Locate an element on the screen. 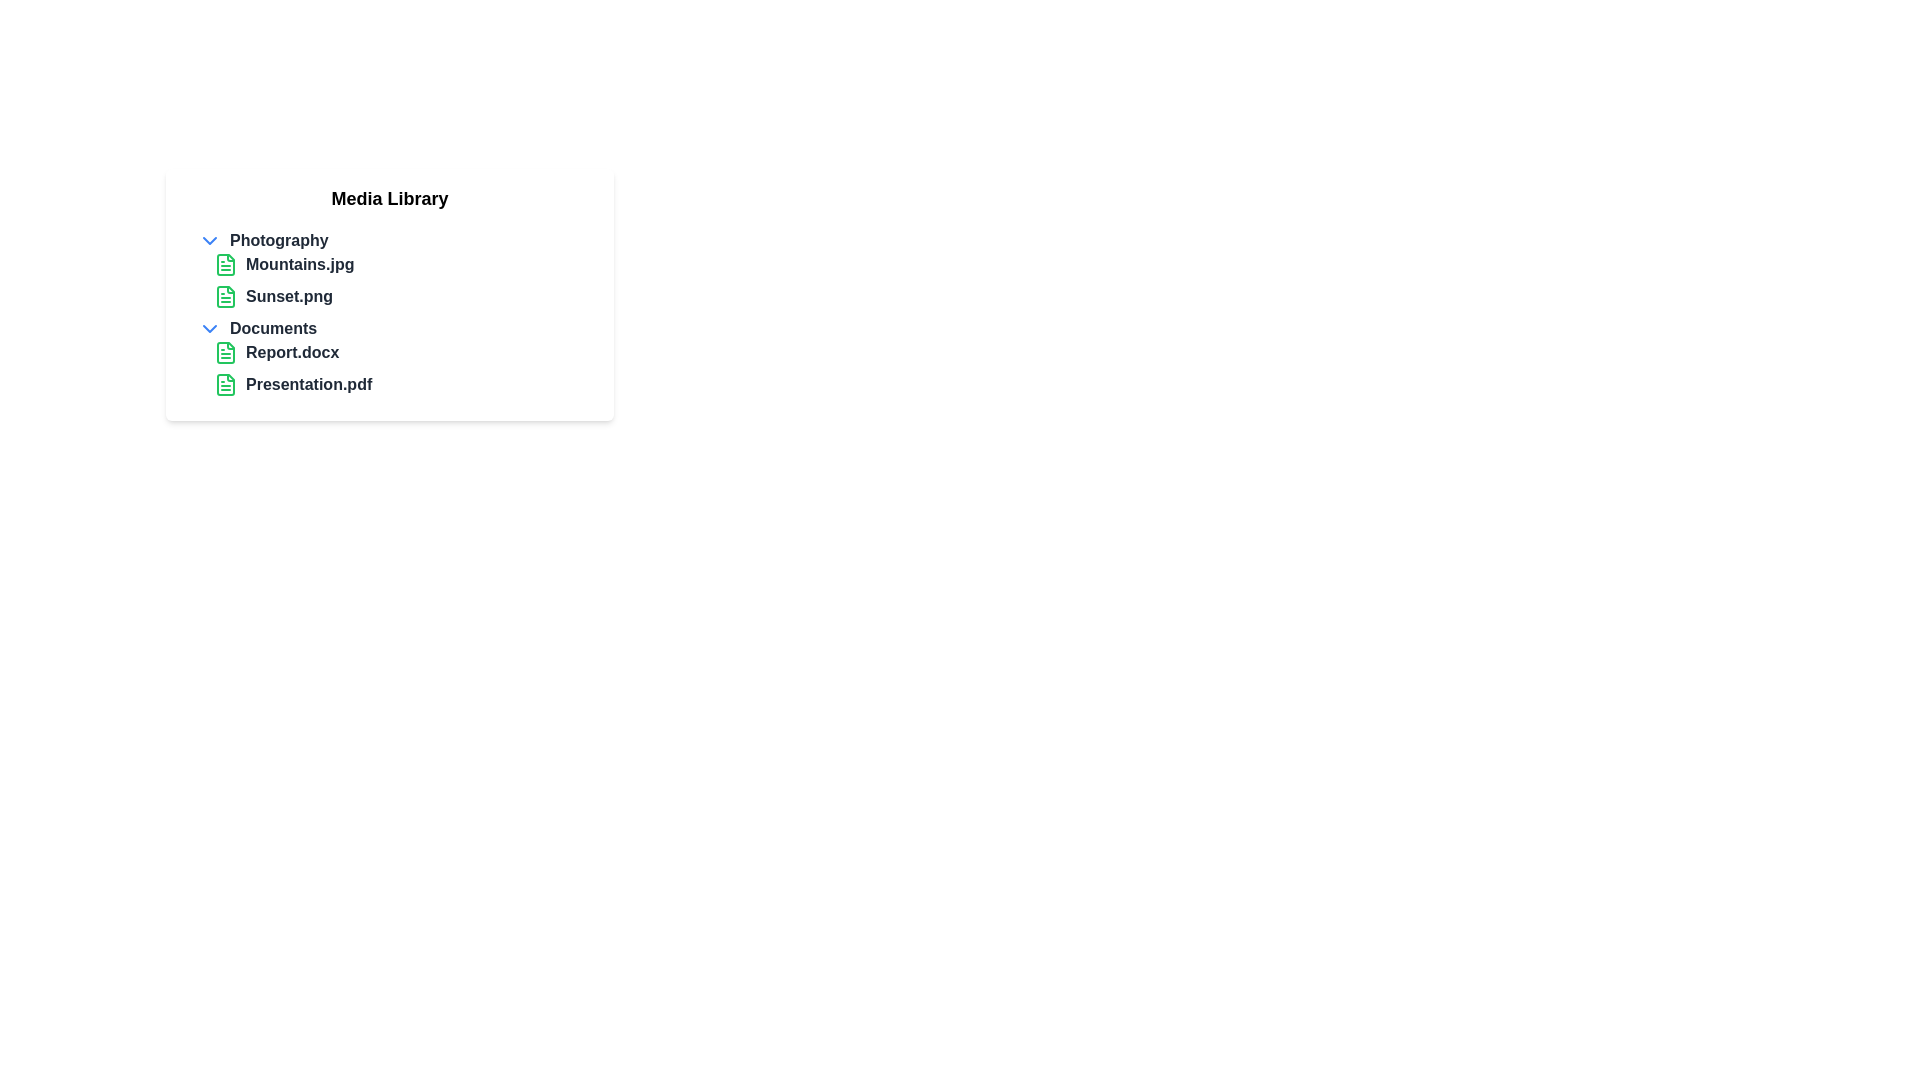 The height and width of the screenshot is (1080, 1920). the document icon with a green outline located in the Media Library section, positioned to the left of the 'Documents' text is located at coordinates (225, 385).